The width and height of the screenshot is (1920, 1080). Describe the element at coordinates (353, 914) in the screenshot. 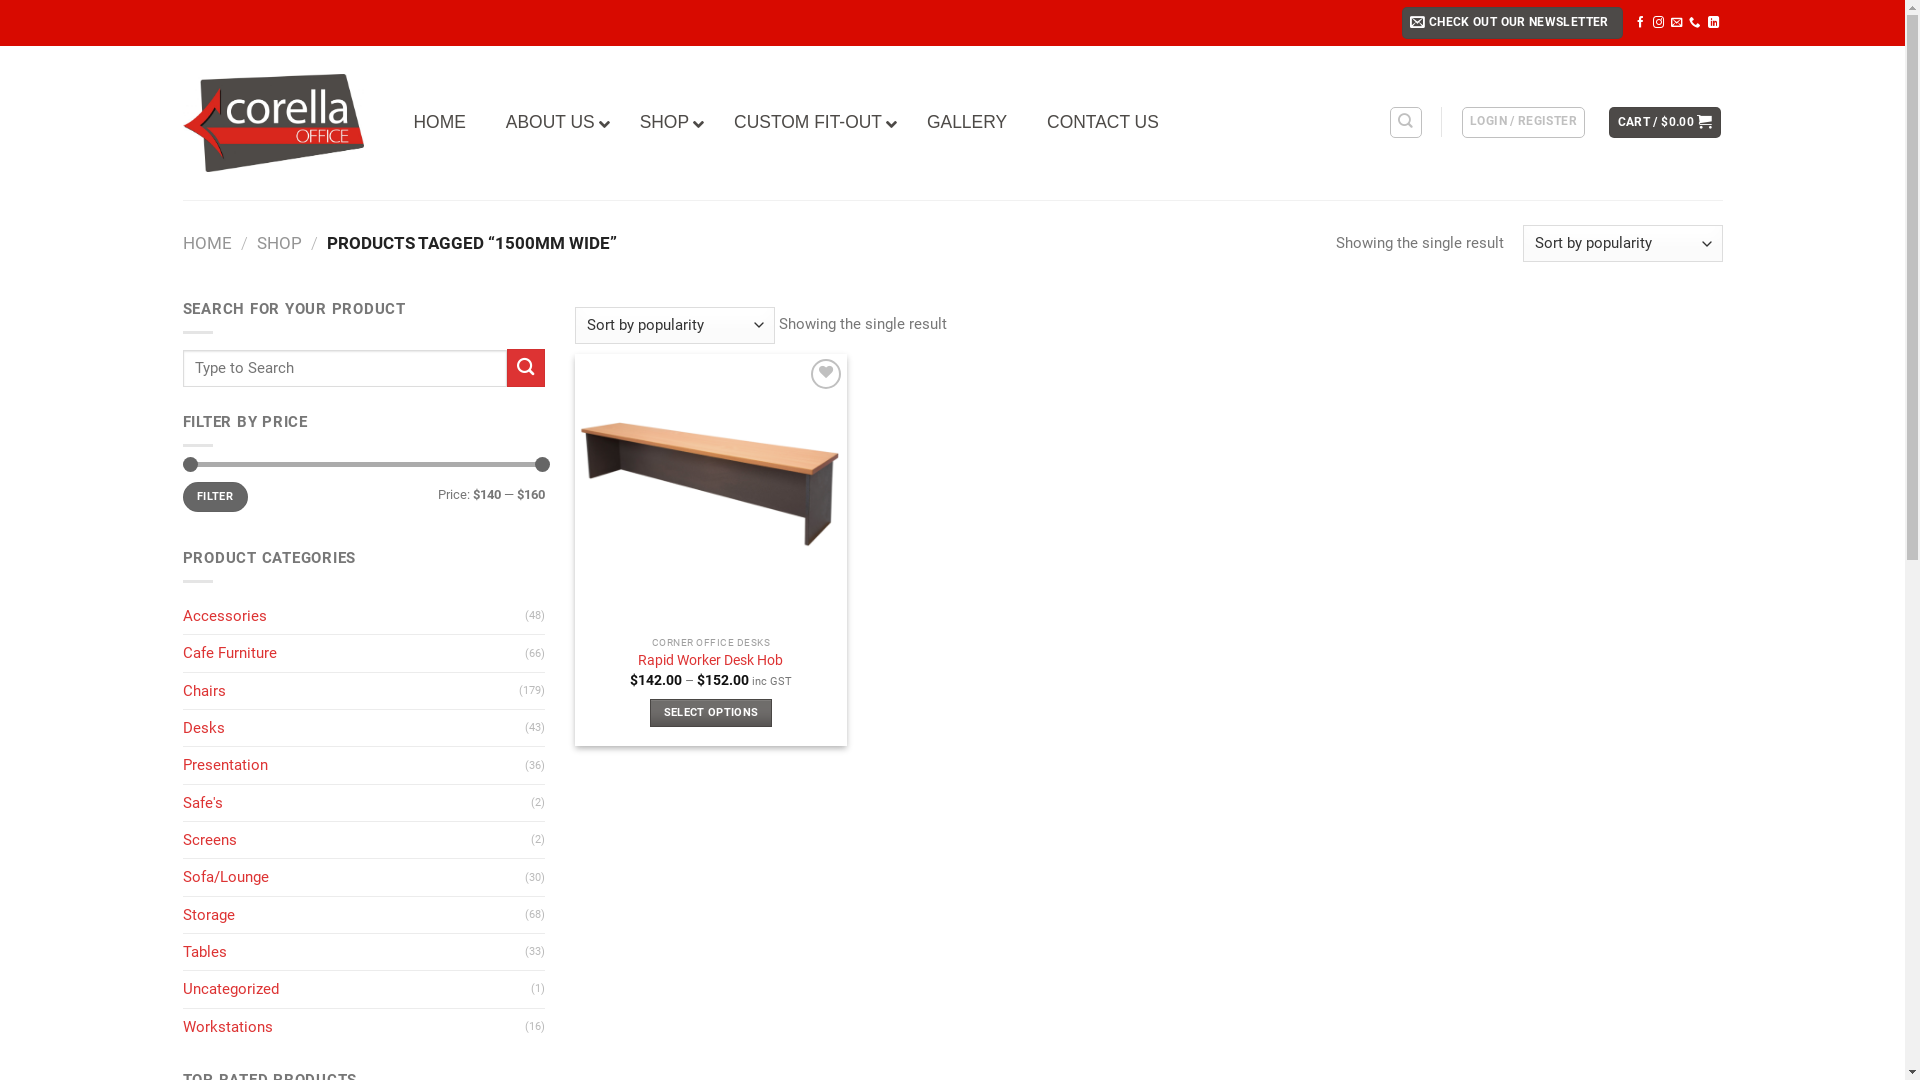

I see `'Storage'` at that location.